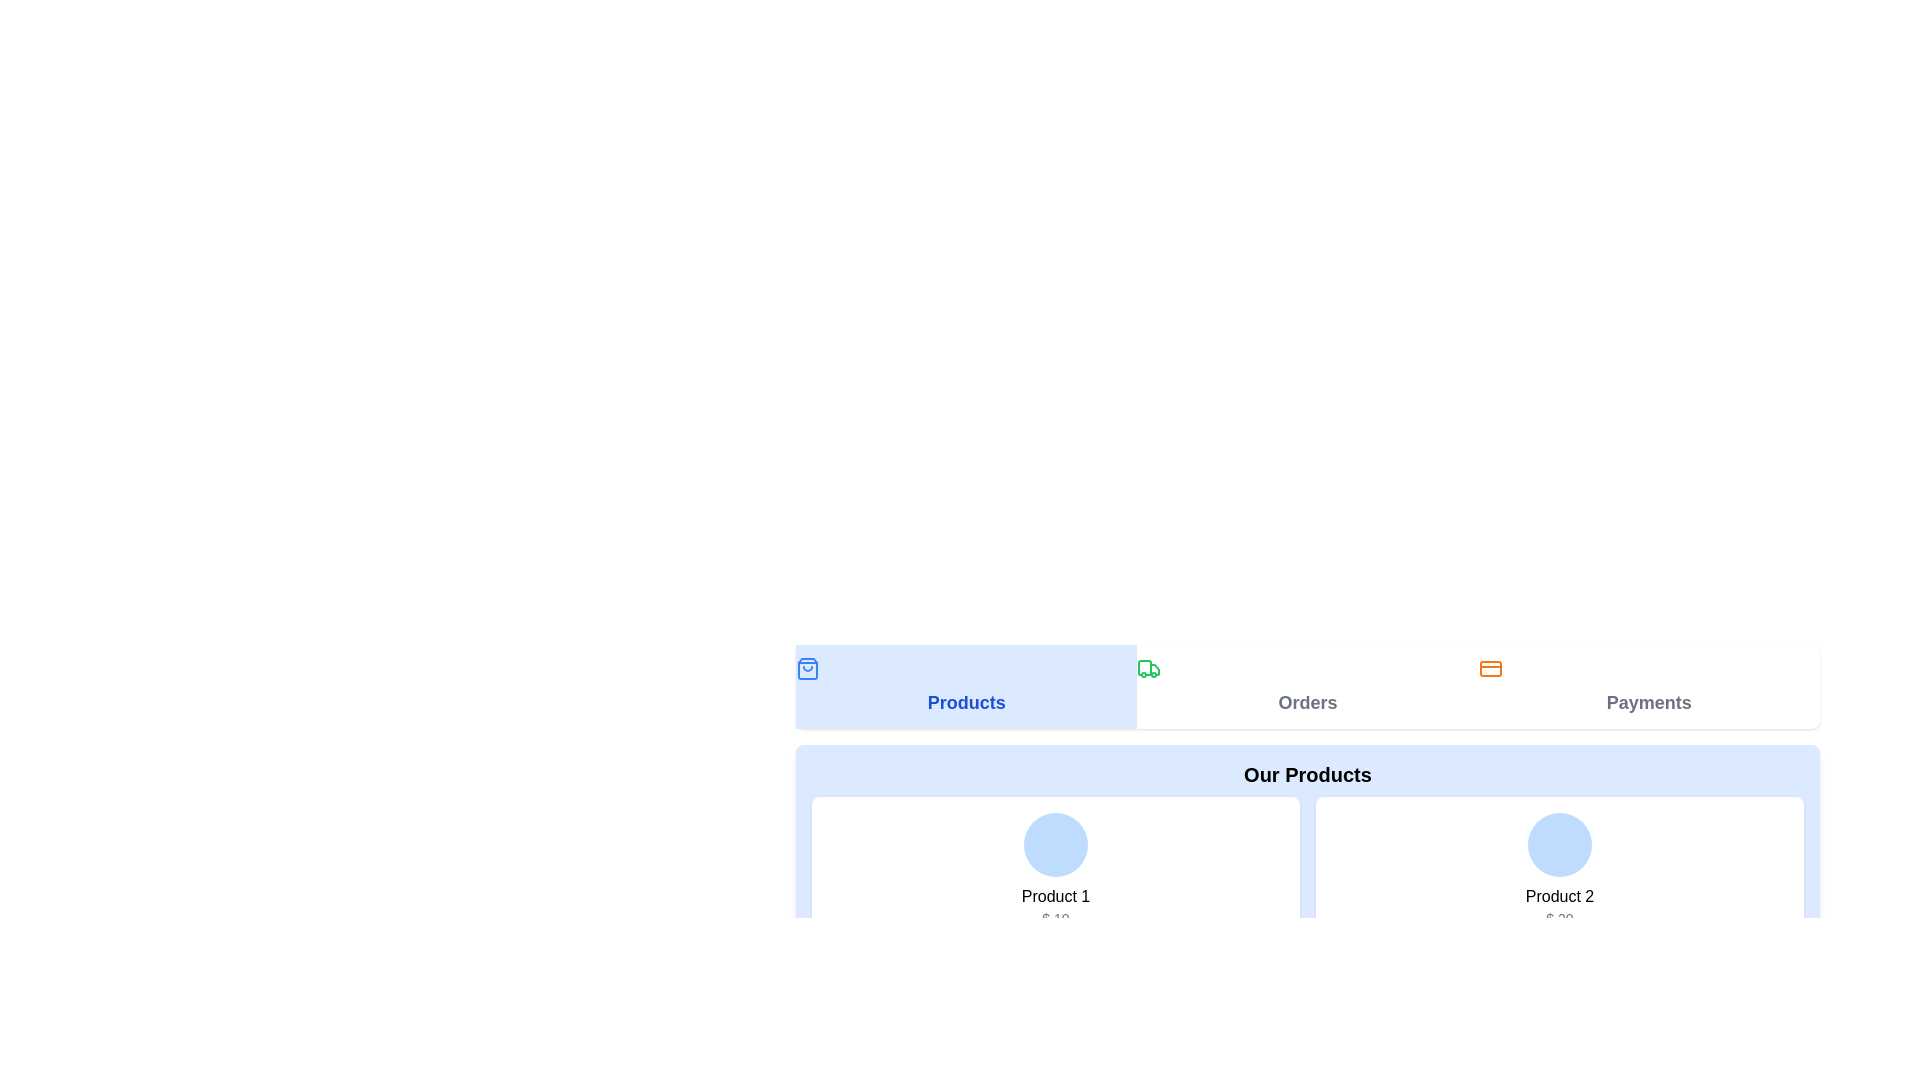 Image resolution: width=1920 pixels, height=1080 pixels. Describe the element at coordinates (807, 668) in the screenshot. I see `the blue shopping bag icon within the 'Products' button located at the top-left corner of the button` at that location.